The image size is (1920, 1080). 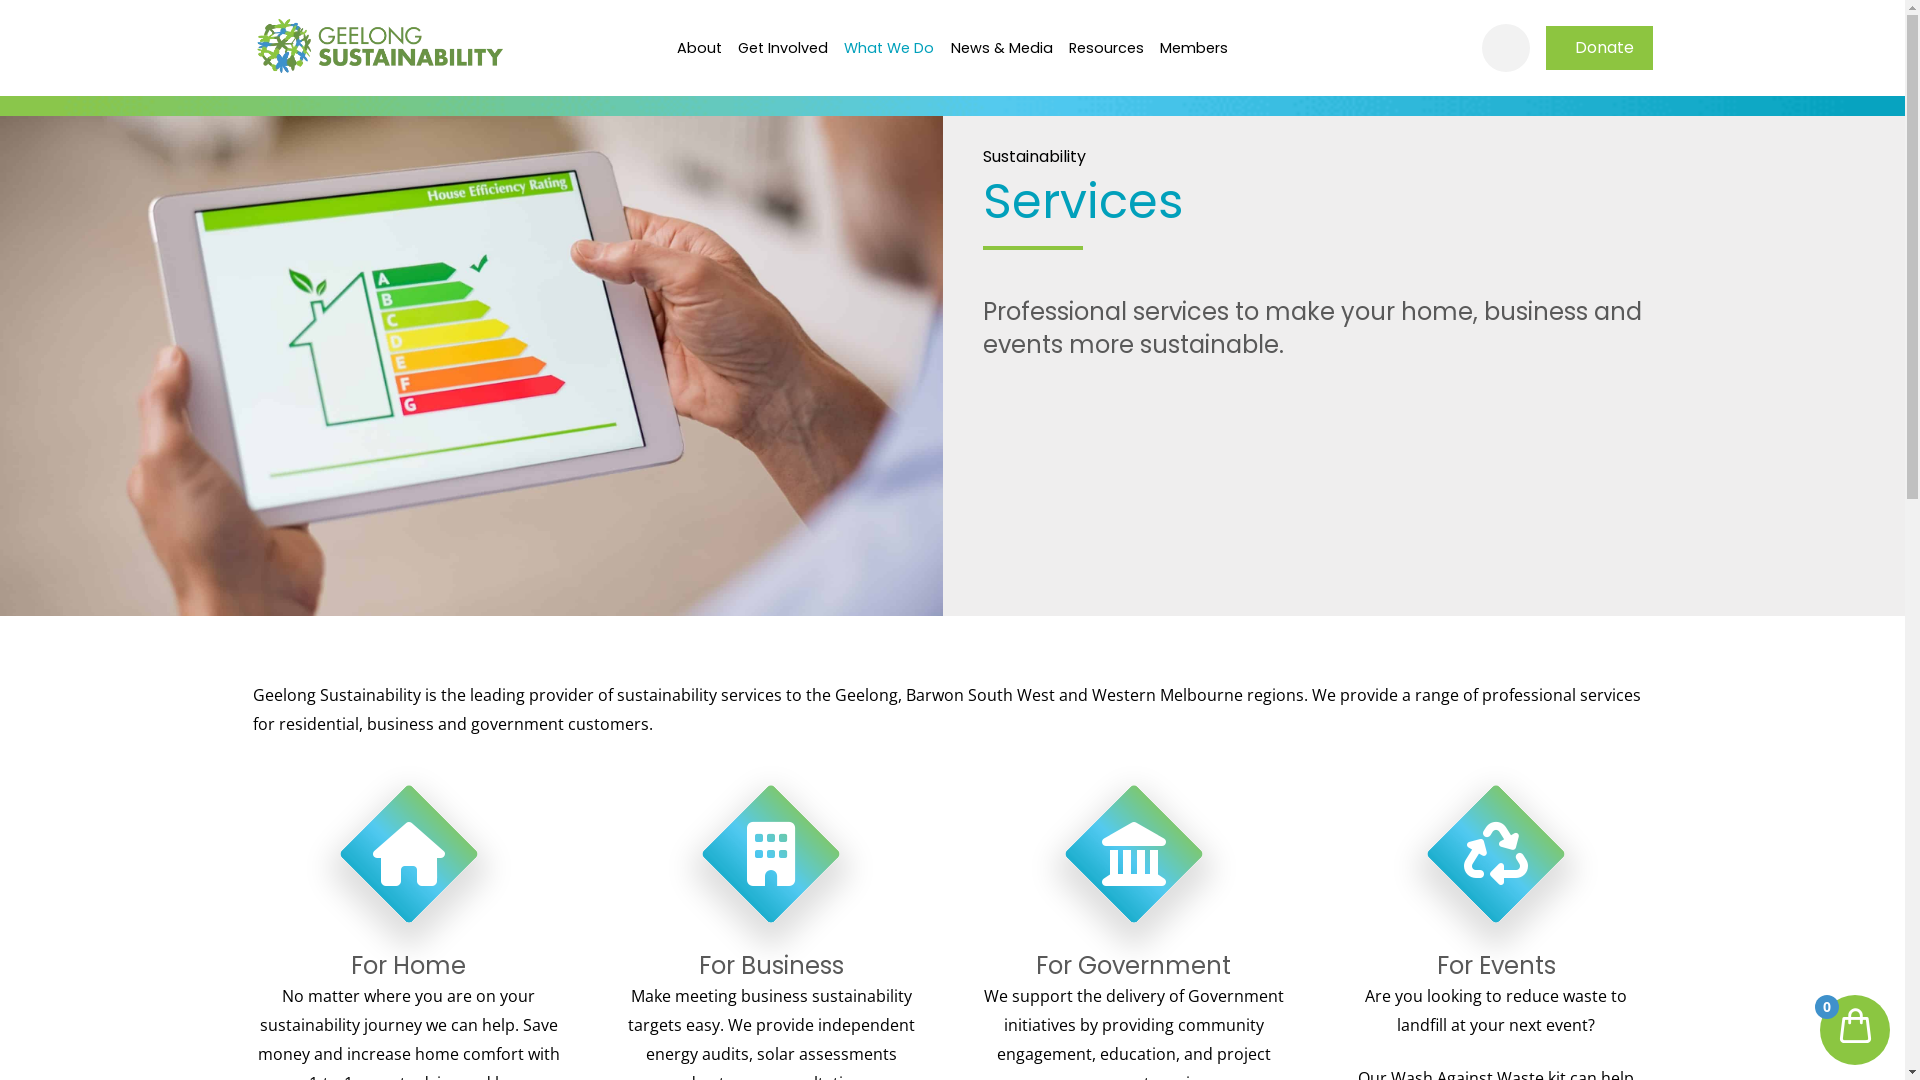 What do you see at coordinates (1194, 46) in the screenshot?
I see `'Members'` at bounding box center [1194, 46].